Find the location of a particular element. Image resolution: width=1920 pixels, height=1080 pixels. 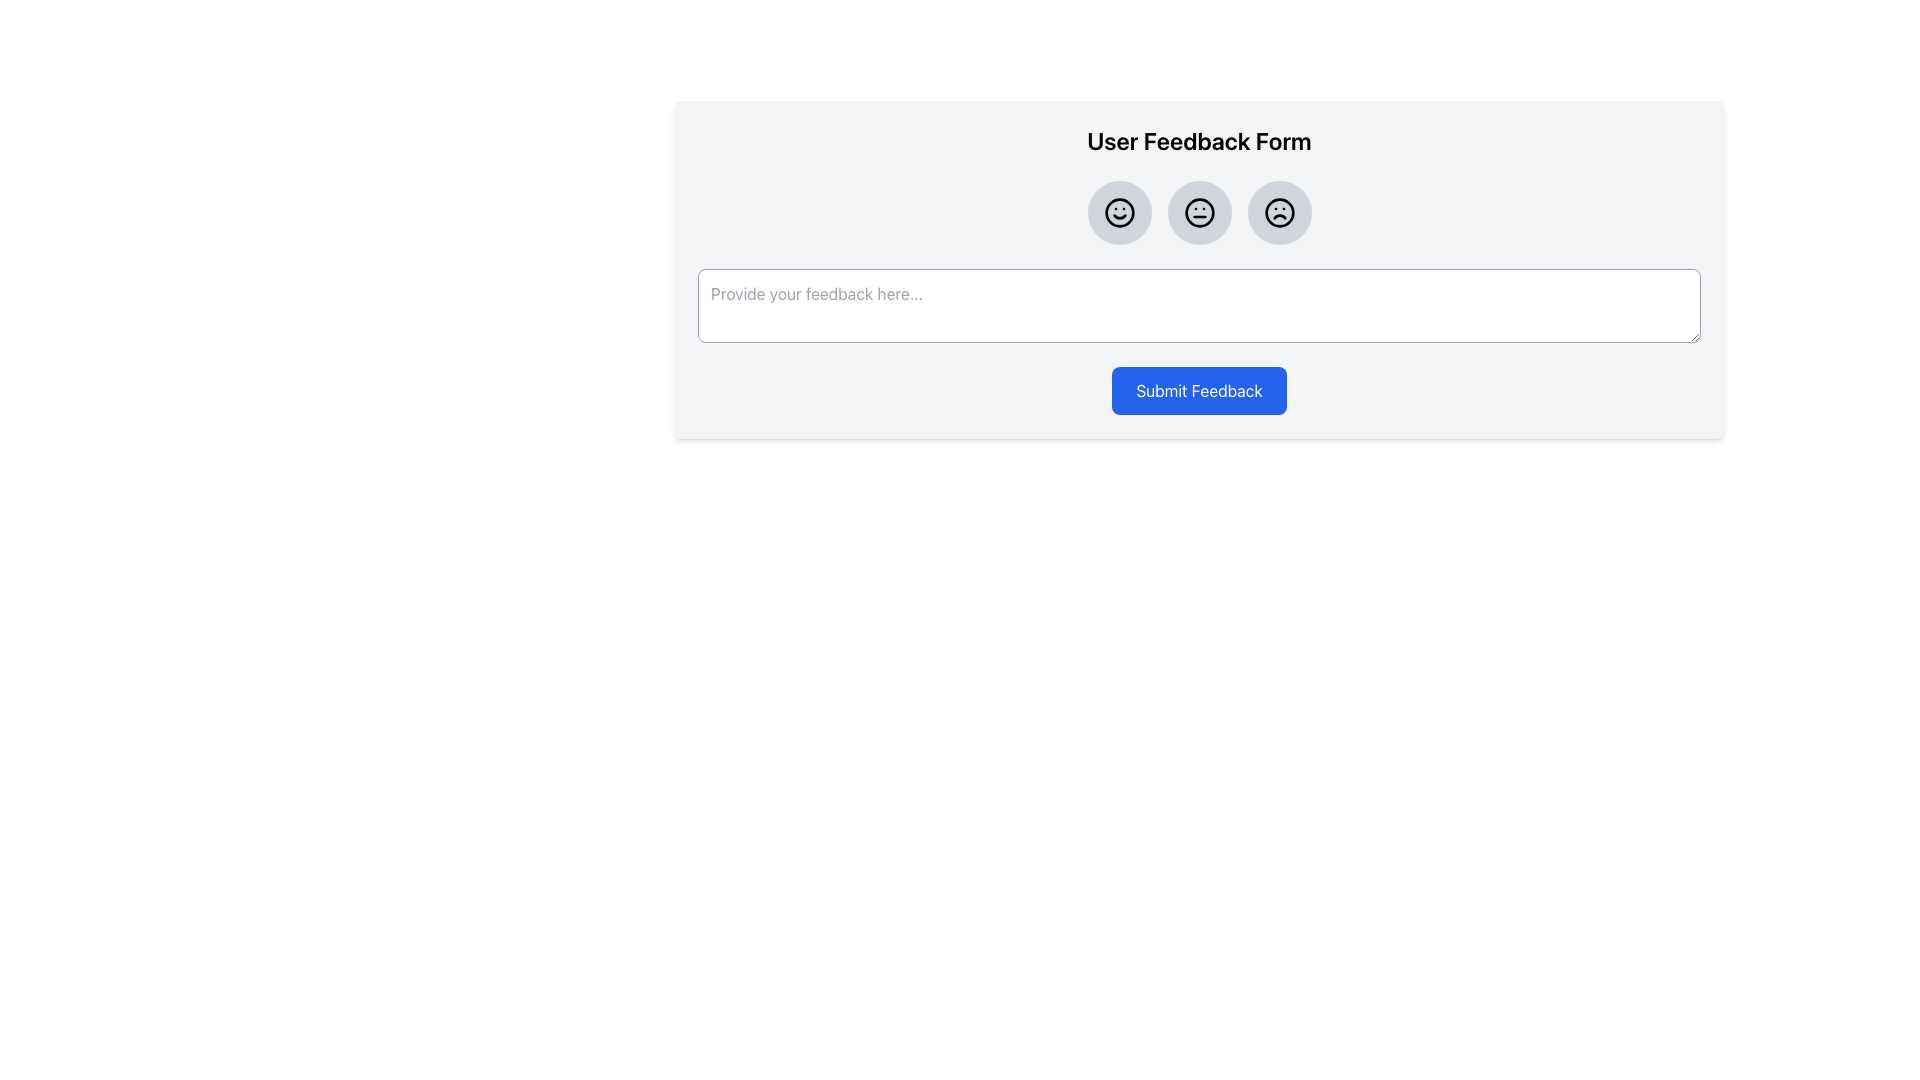

the circular frowning face icon, which is the third icon in a row of feedback options above the text input box labeled 'Provide your feedback here...' is located at coordinates (1278, 212).